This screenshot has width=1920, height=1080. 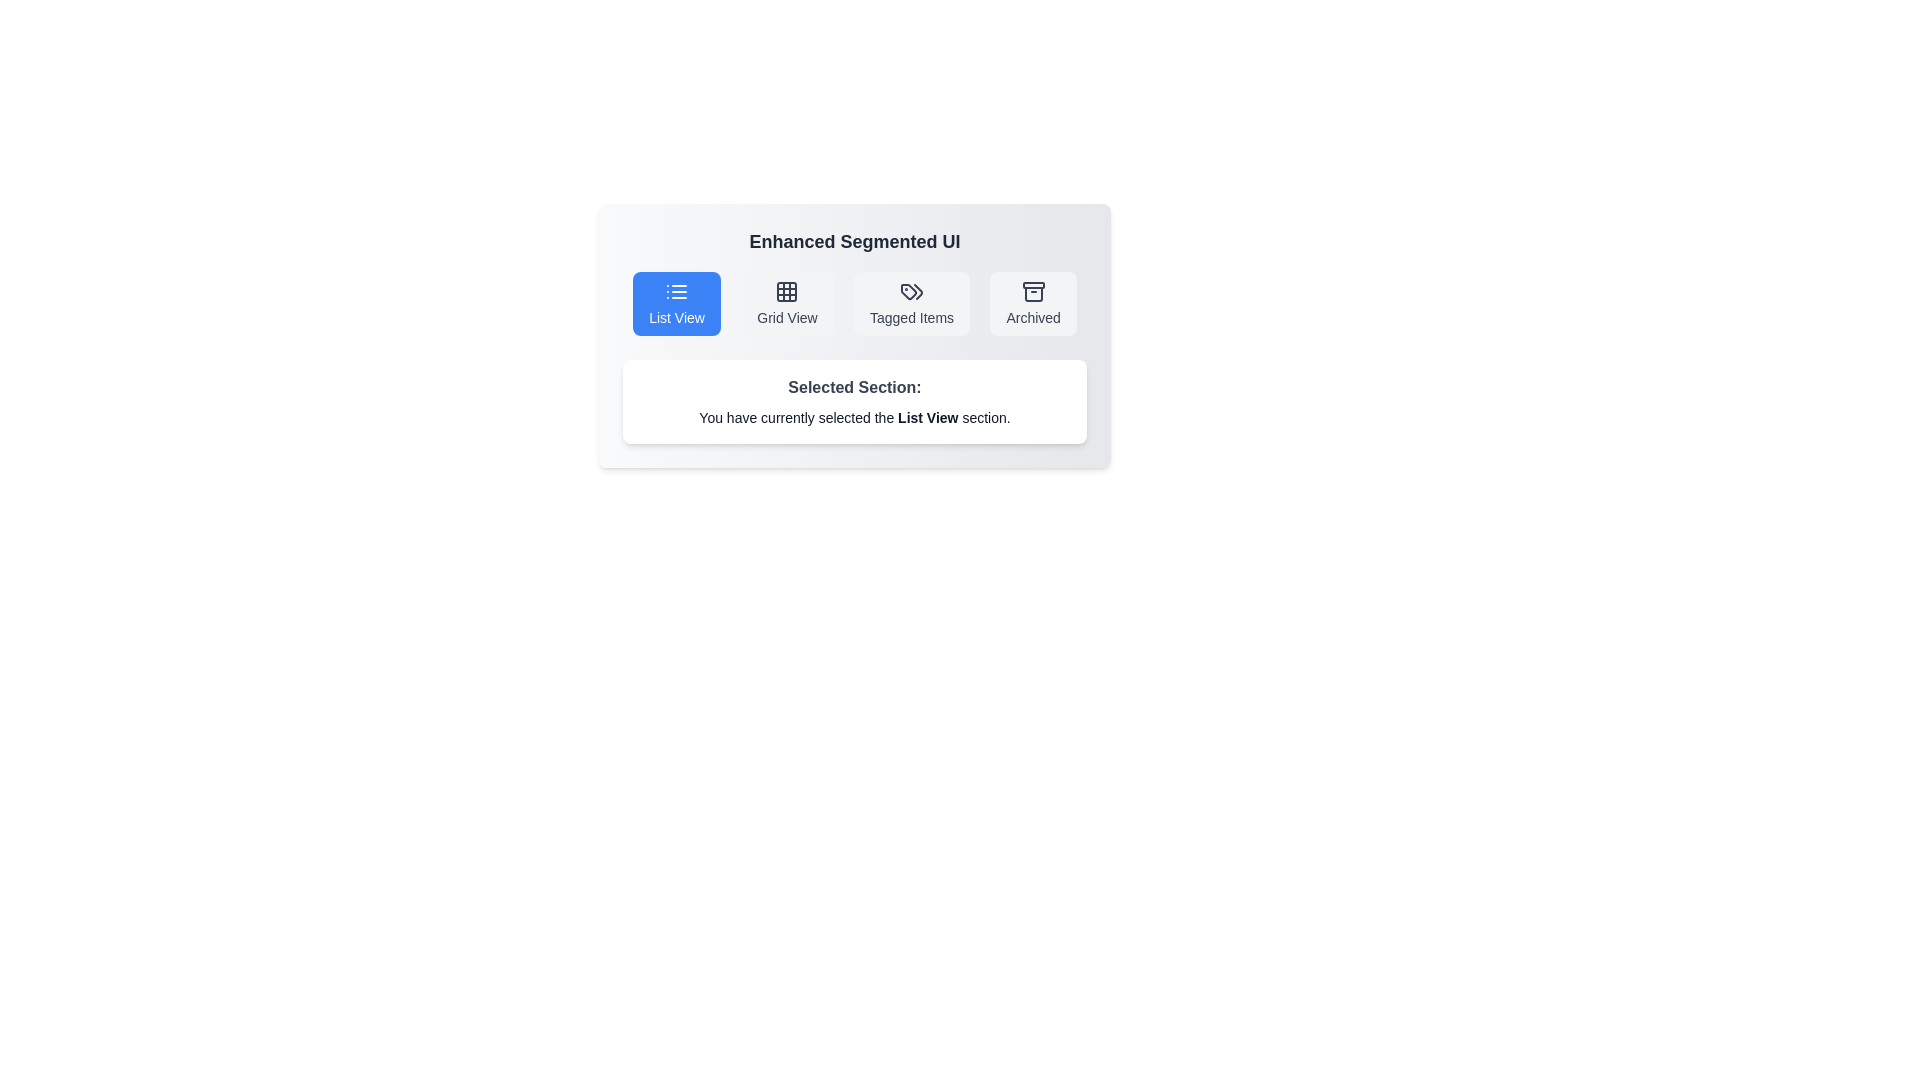 What do you see at coordinates (927, 416) in the screenshot?
I see `the 'List View' text label, which is styled in bold to indicate the current selection within the paragraph located at the lower center of the interface` at bounding box center [927, 416].